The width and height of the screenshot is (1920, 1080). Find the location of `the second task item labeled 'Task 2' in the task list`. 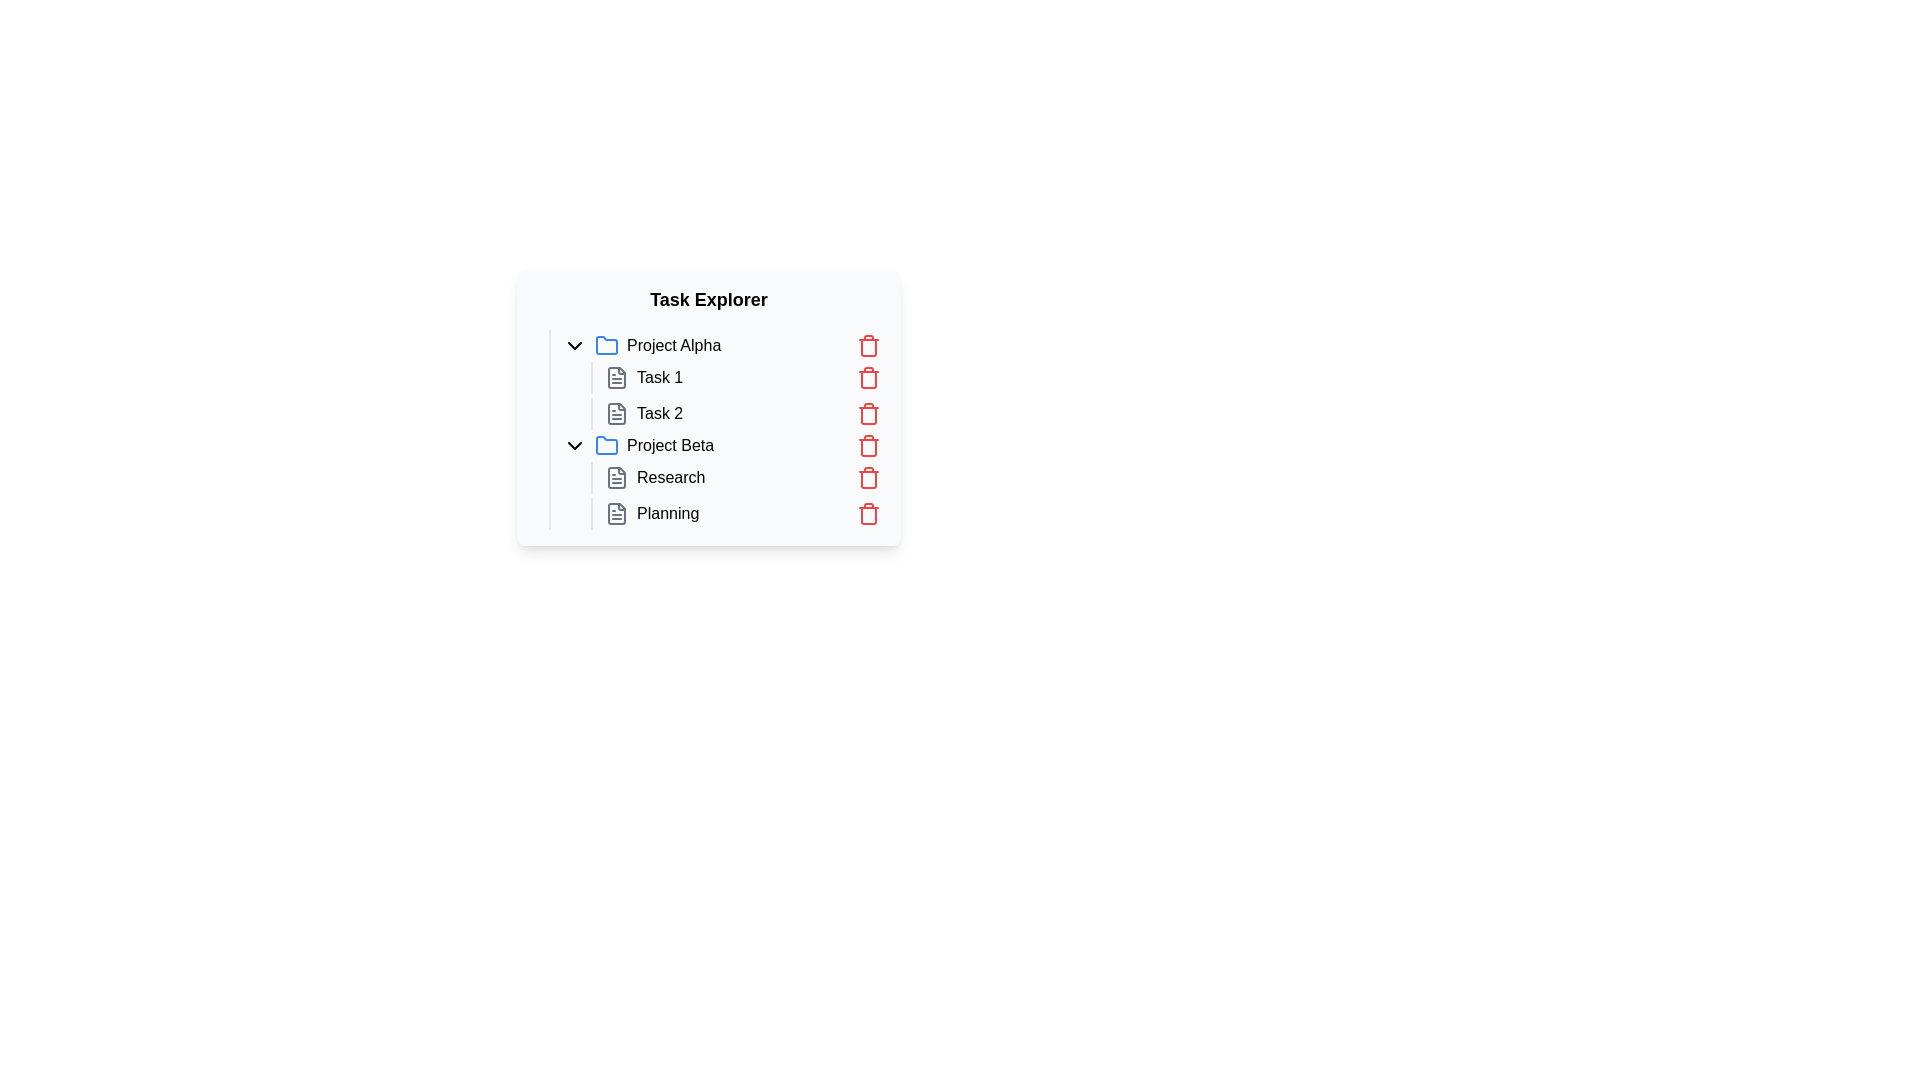

the second task item labeled 'Task 2' in the task list is located at coordinates (742, 412).